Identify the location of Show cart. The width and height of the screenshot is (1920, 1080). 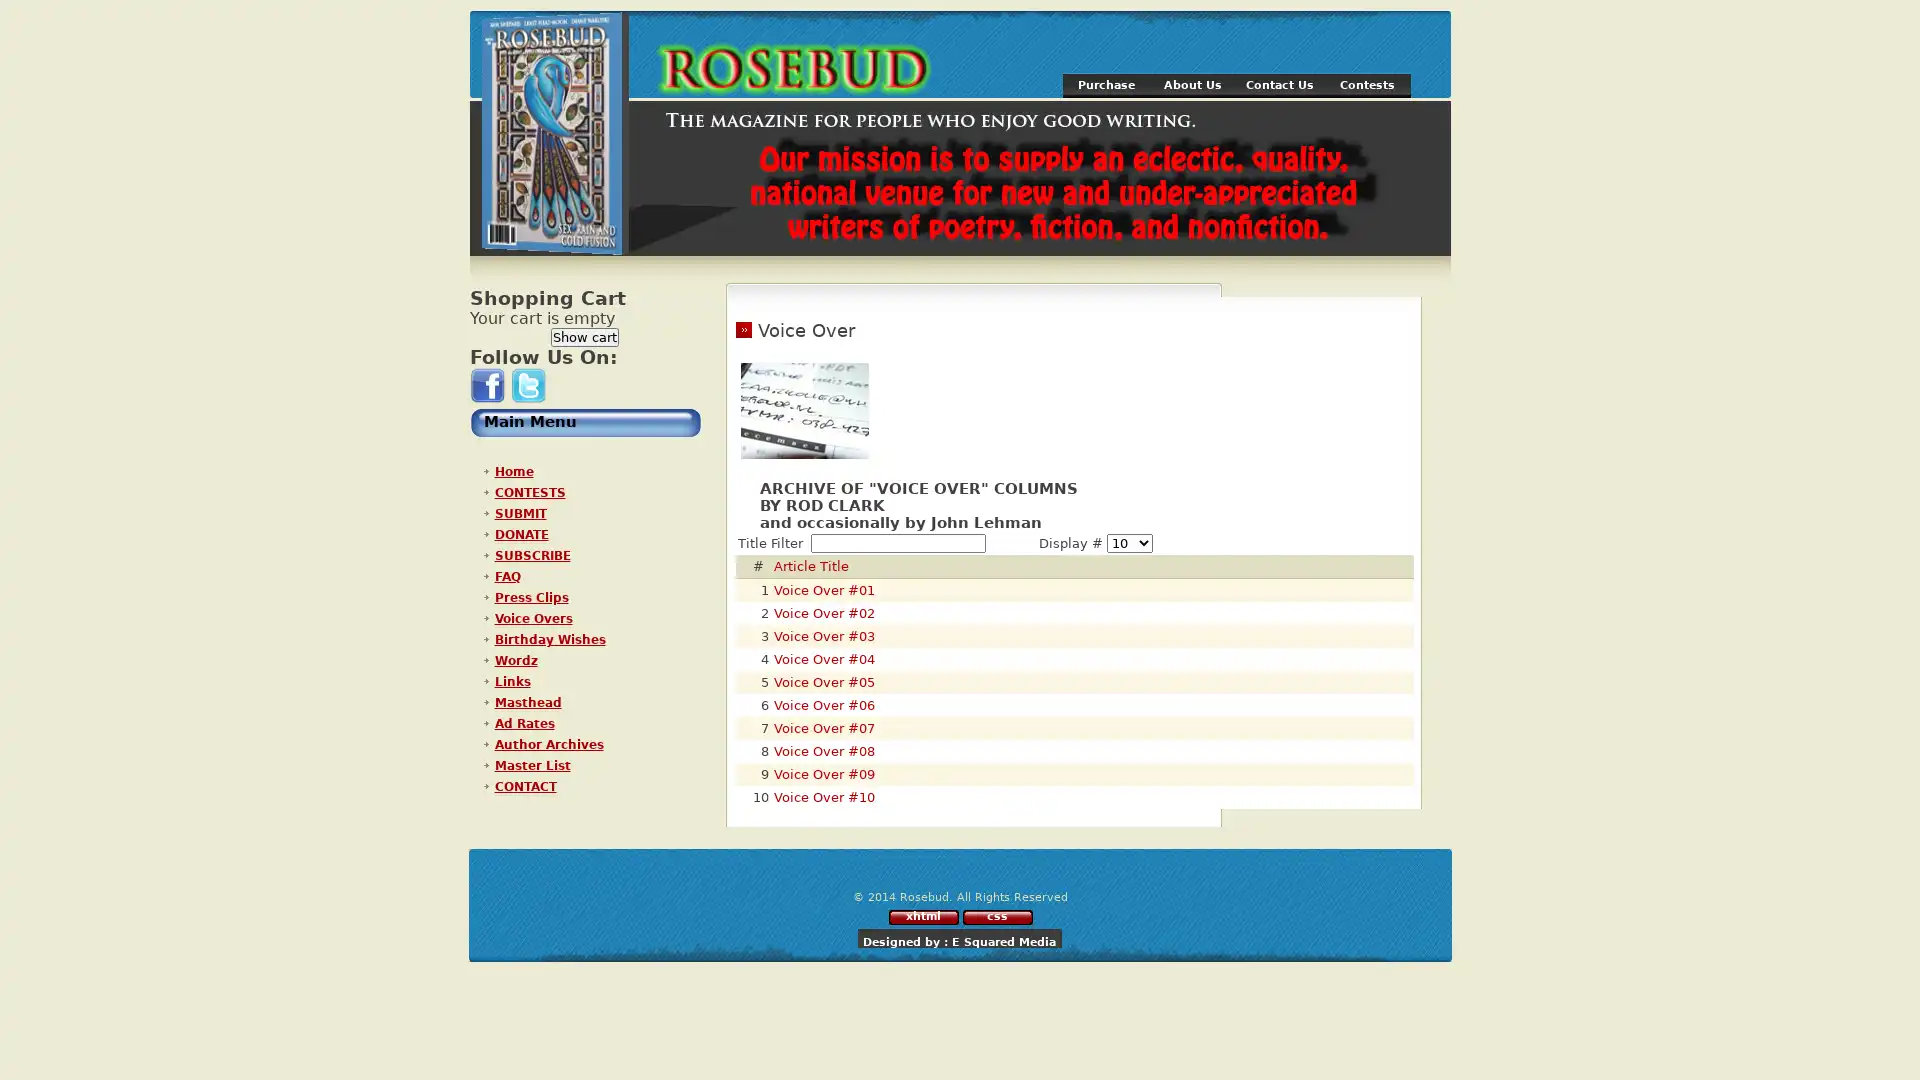
(584, 336).